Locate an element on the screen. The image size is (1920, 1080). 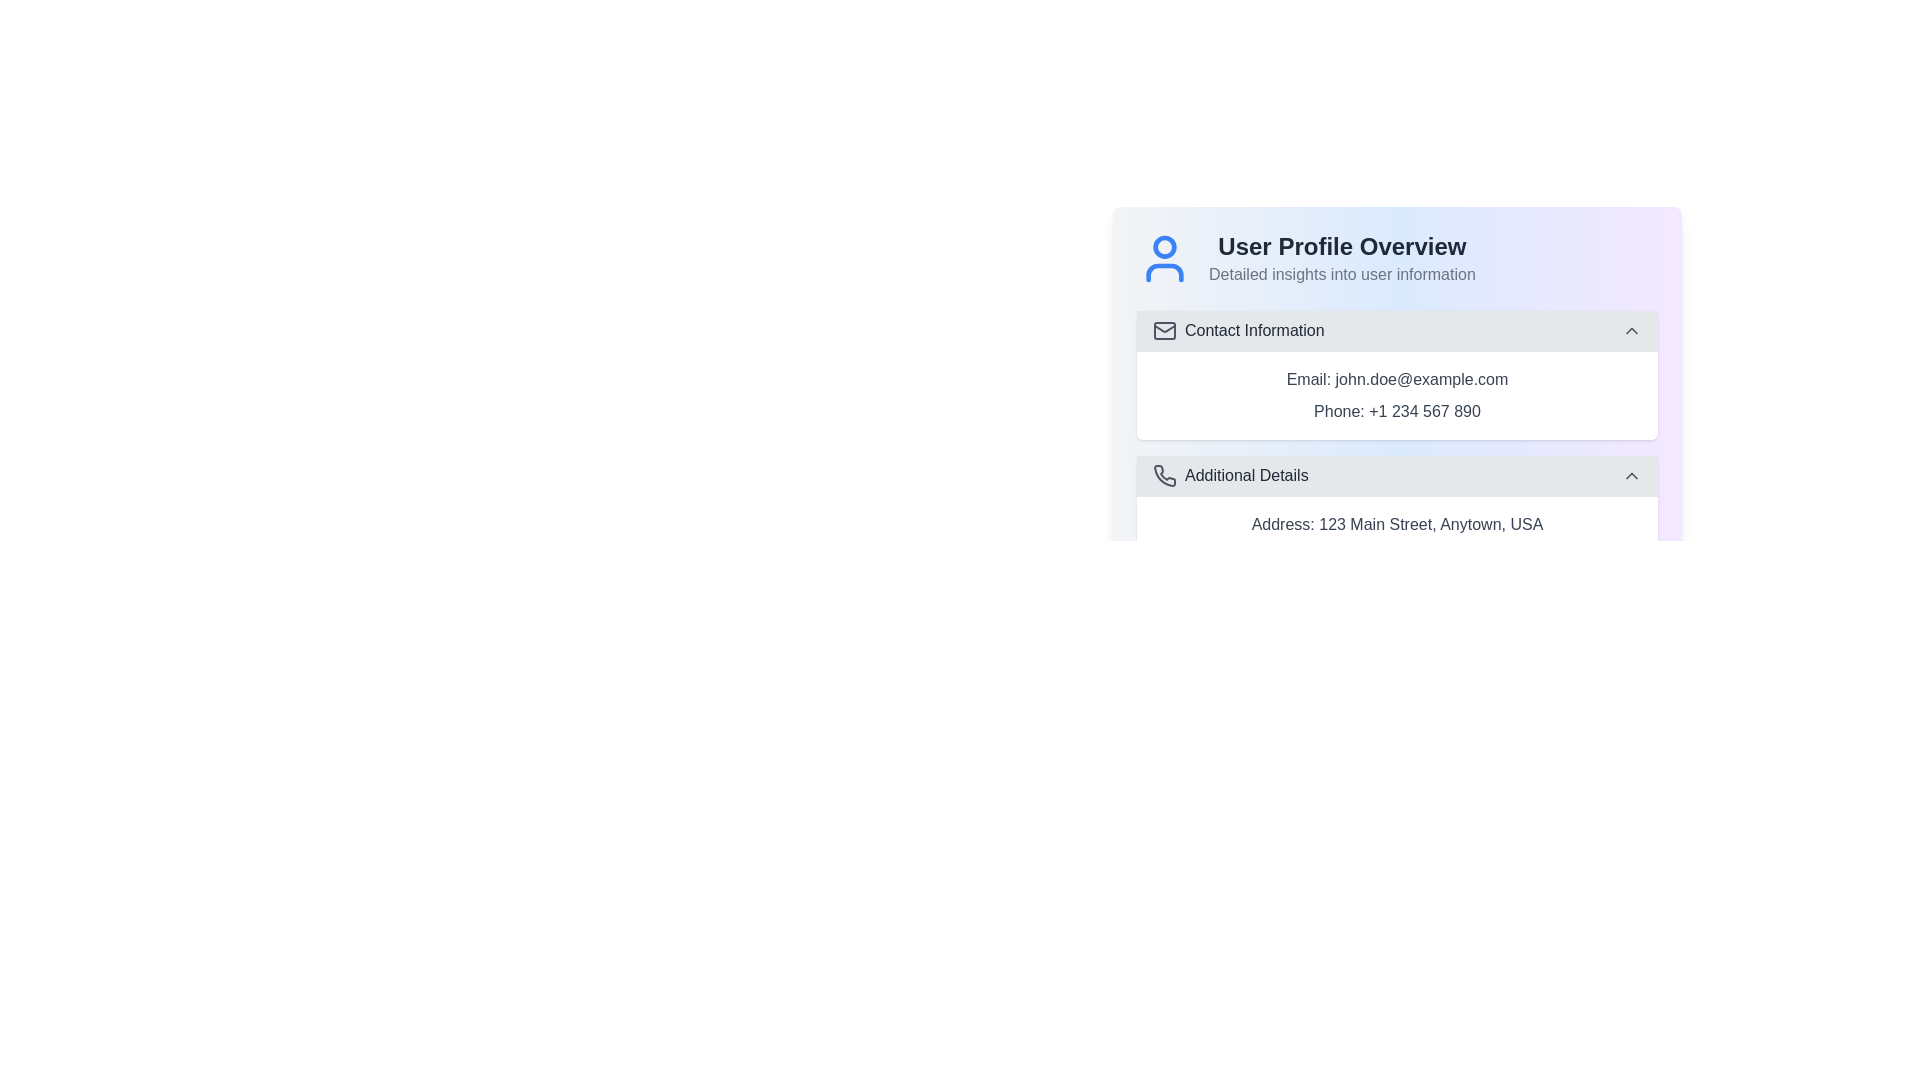
the collapsible panel that contains the user's contact details, indicated by the arrow icon is located at coordinates (1396, 362).